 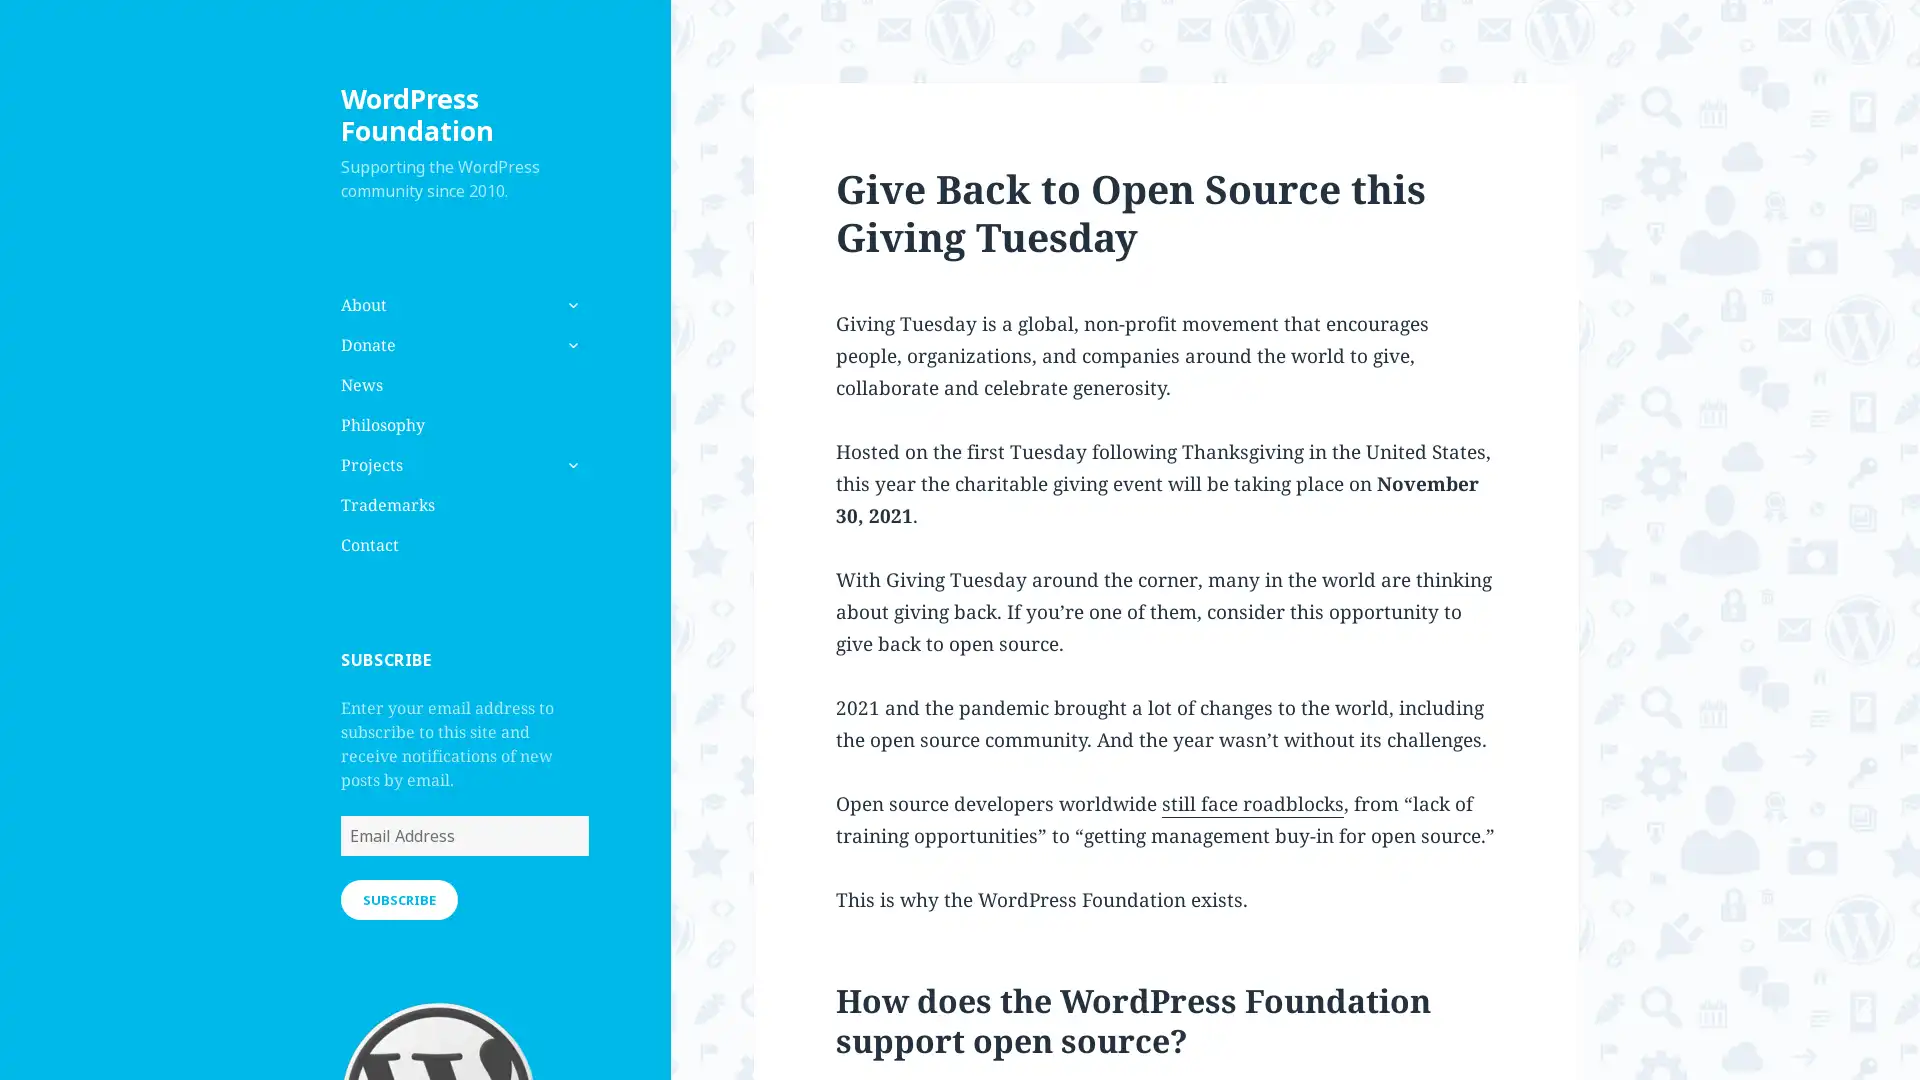 I want to click on SUBSCRIBE, so click(x=398, y=897).